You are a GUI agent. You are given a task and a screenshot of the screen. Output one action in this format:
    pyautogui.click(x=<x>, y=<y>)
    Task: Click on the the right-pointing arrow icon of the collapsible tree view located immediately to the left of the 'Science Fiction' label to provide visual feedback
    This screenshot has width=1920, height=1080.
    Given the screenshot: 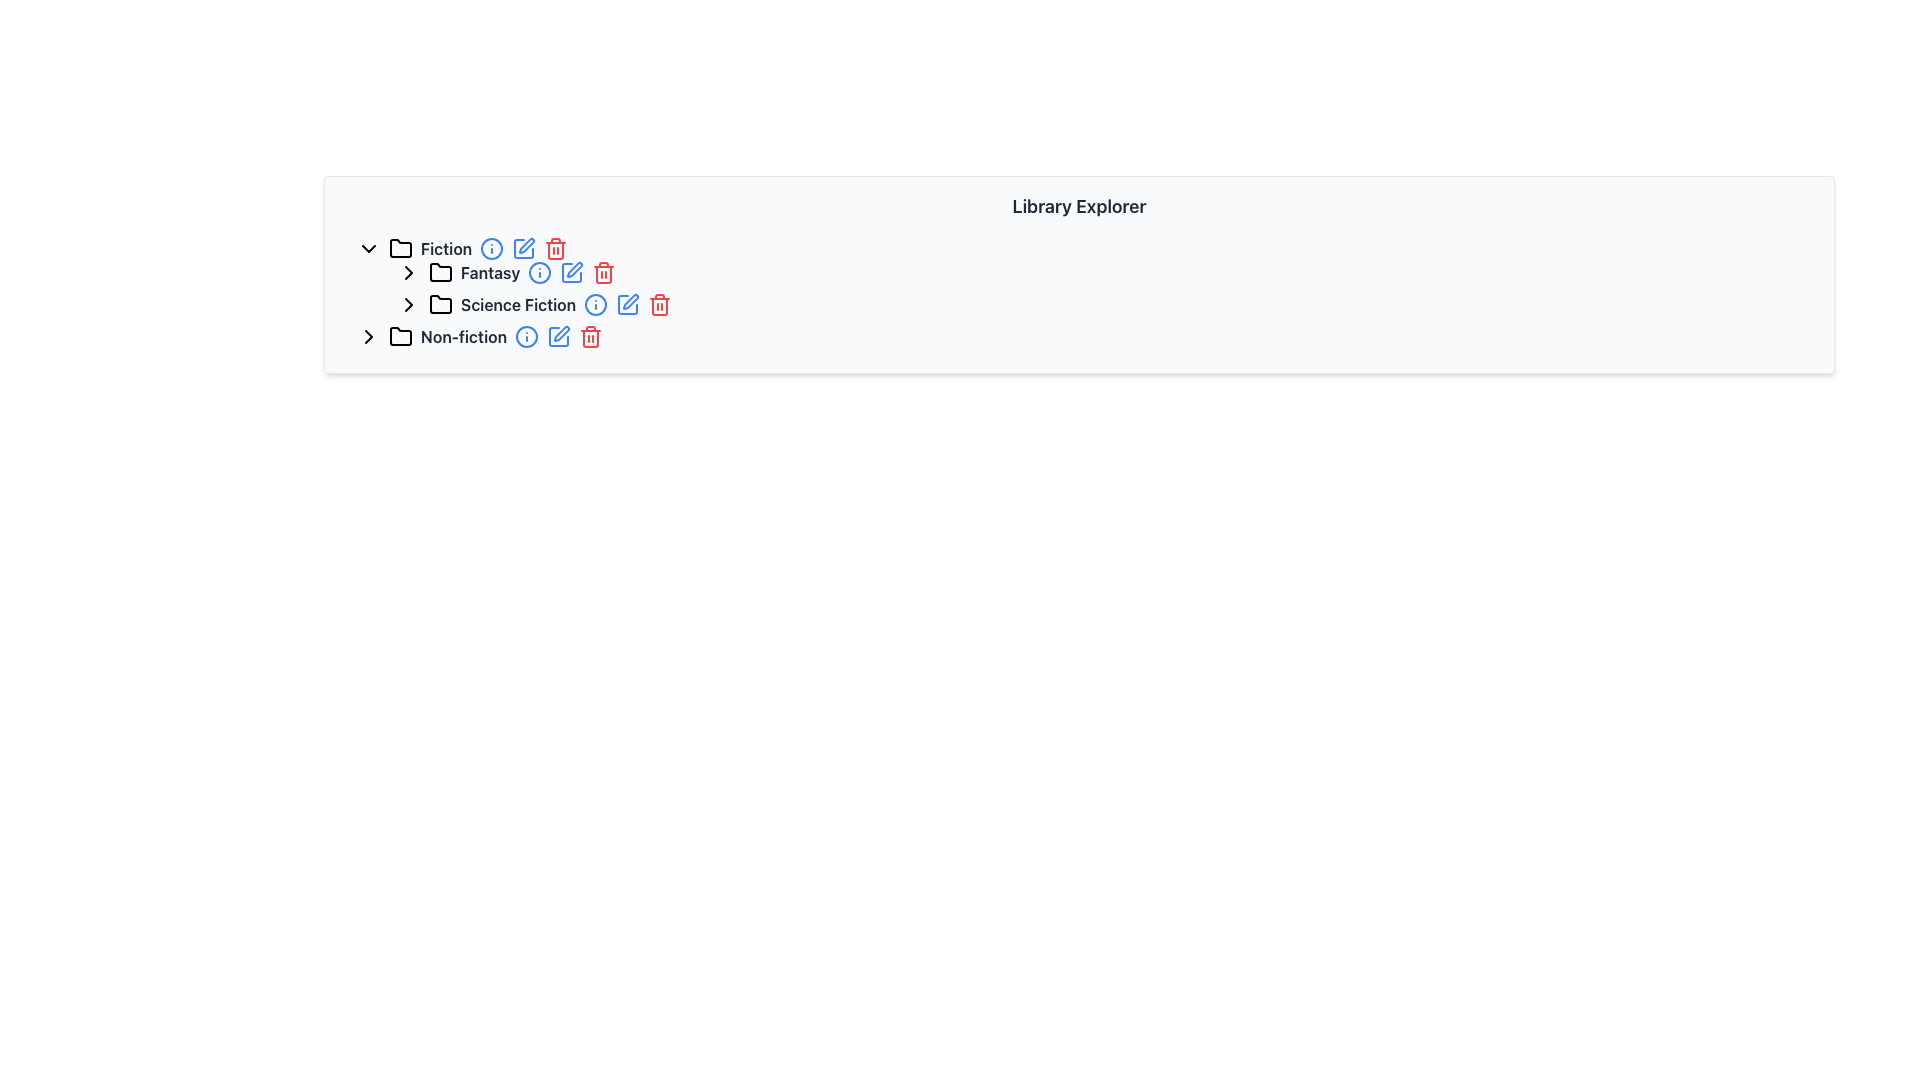 What is the action you would take?
    pyautogui.click(x=407, y=304)
    